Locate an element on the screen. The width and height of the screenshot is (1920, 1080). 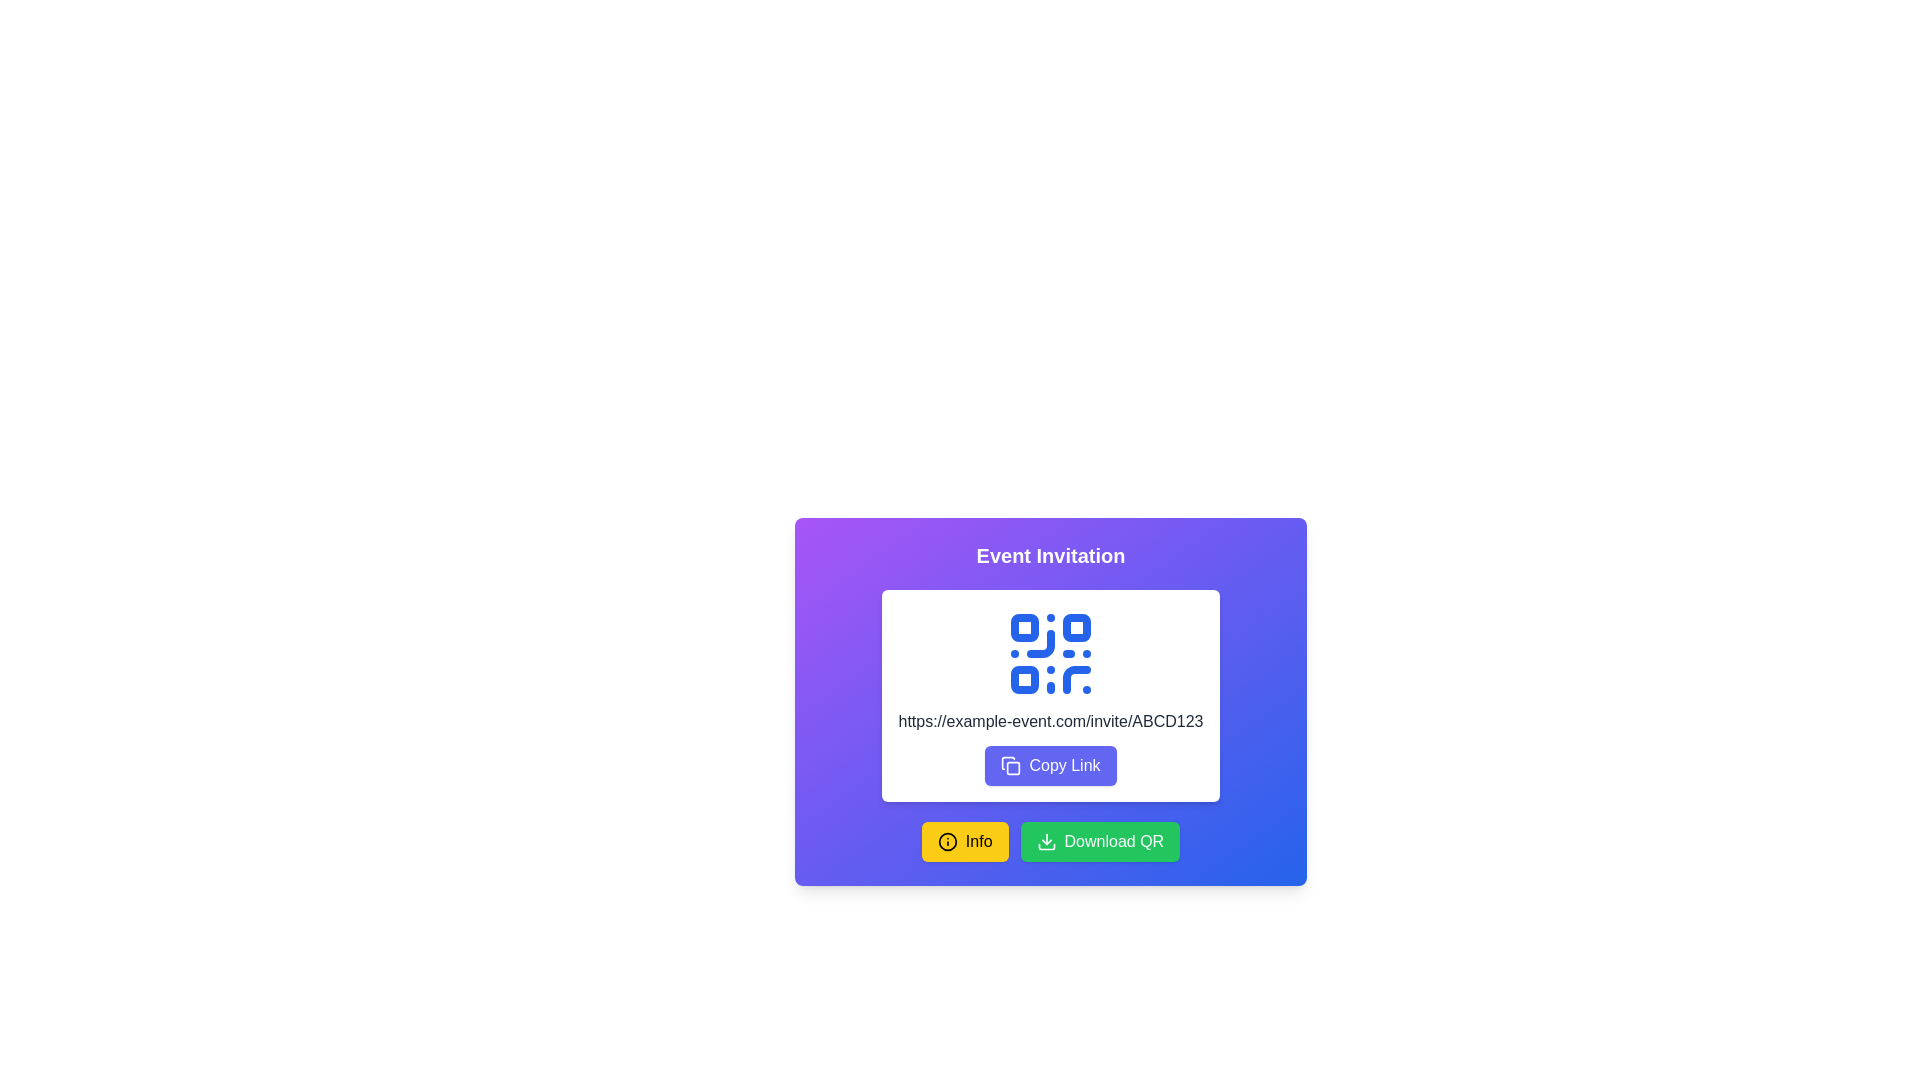
the green 'Download QR' button located in the lower-right corner of the button group to download the QR code is located at coordinates (1098, 841).